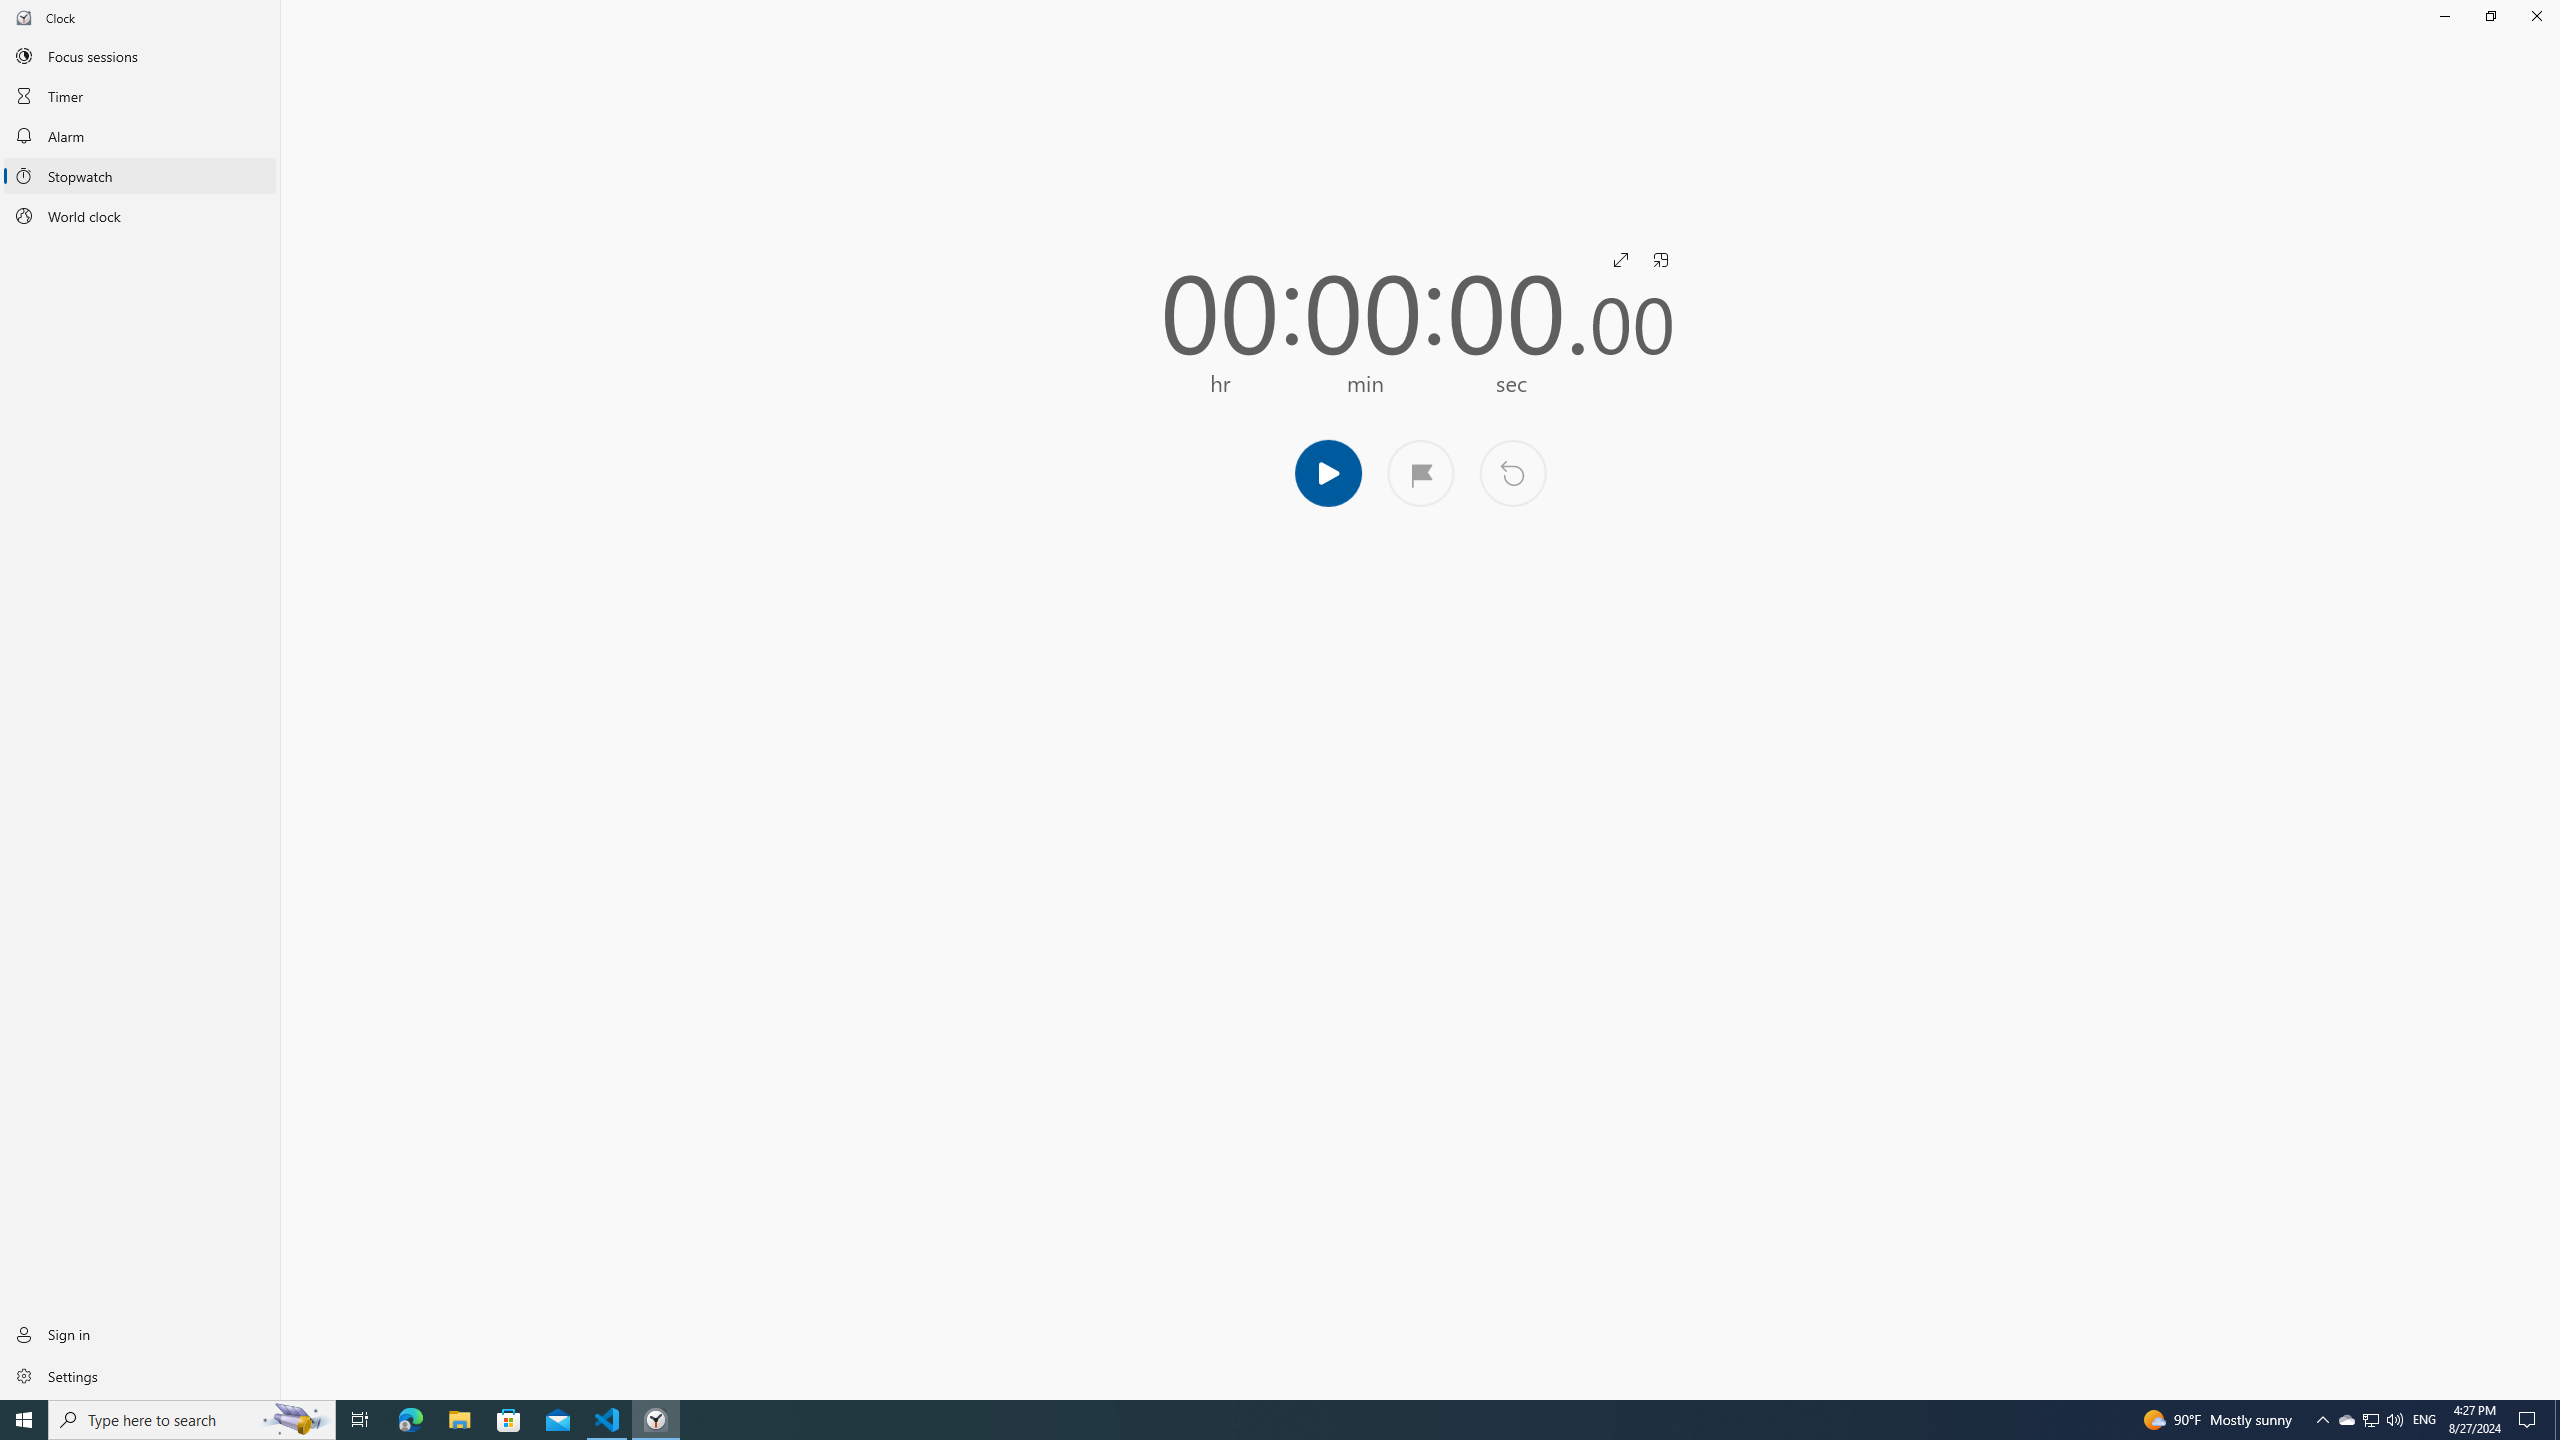 The height and width of the screenshot is (1440, 2560). Describe the element at coordinates (139, 176) in the screenshot. I see `'Stopwatch'` at that location.